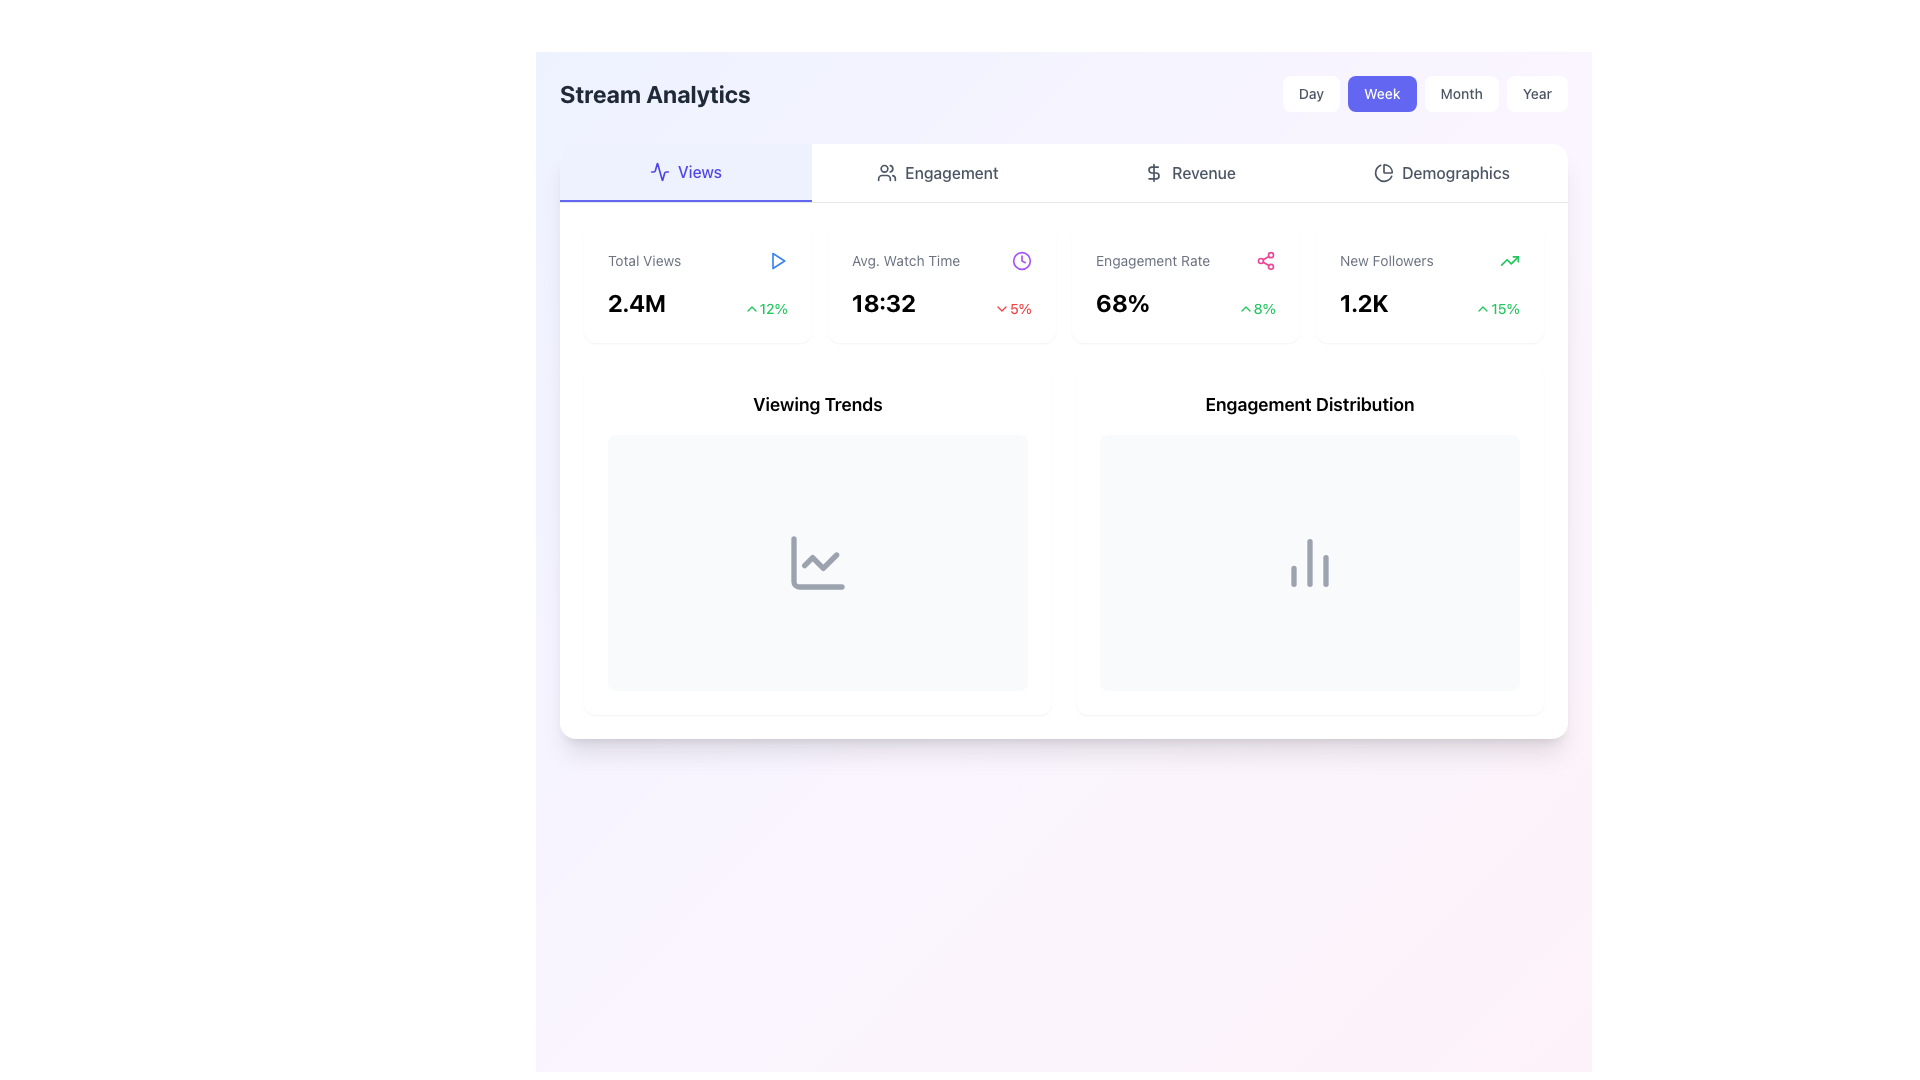  What do you see at coordinates (686, 172) in the screenshot?
I see `the active 'Views' tab, which is the first tab in the navigation bar with a blue text color and a graph-like icon` at bounding box center [686, 172].